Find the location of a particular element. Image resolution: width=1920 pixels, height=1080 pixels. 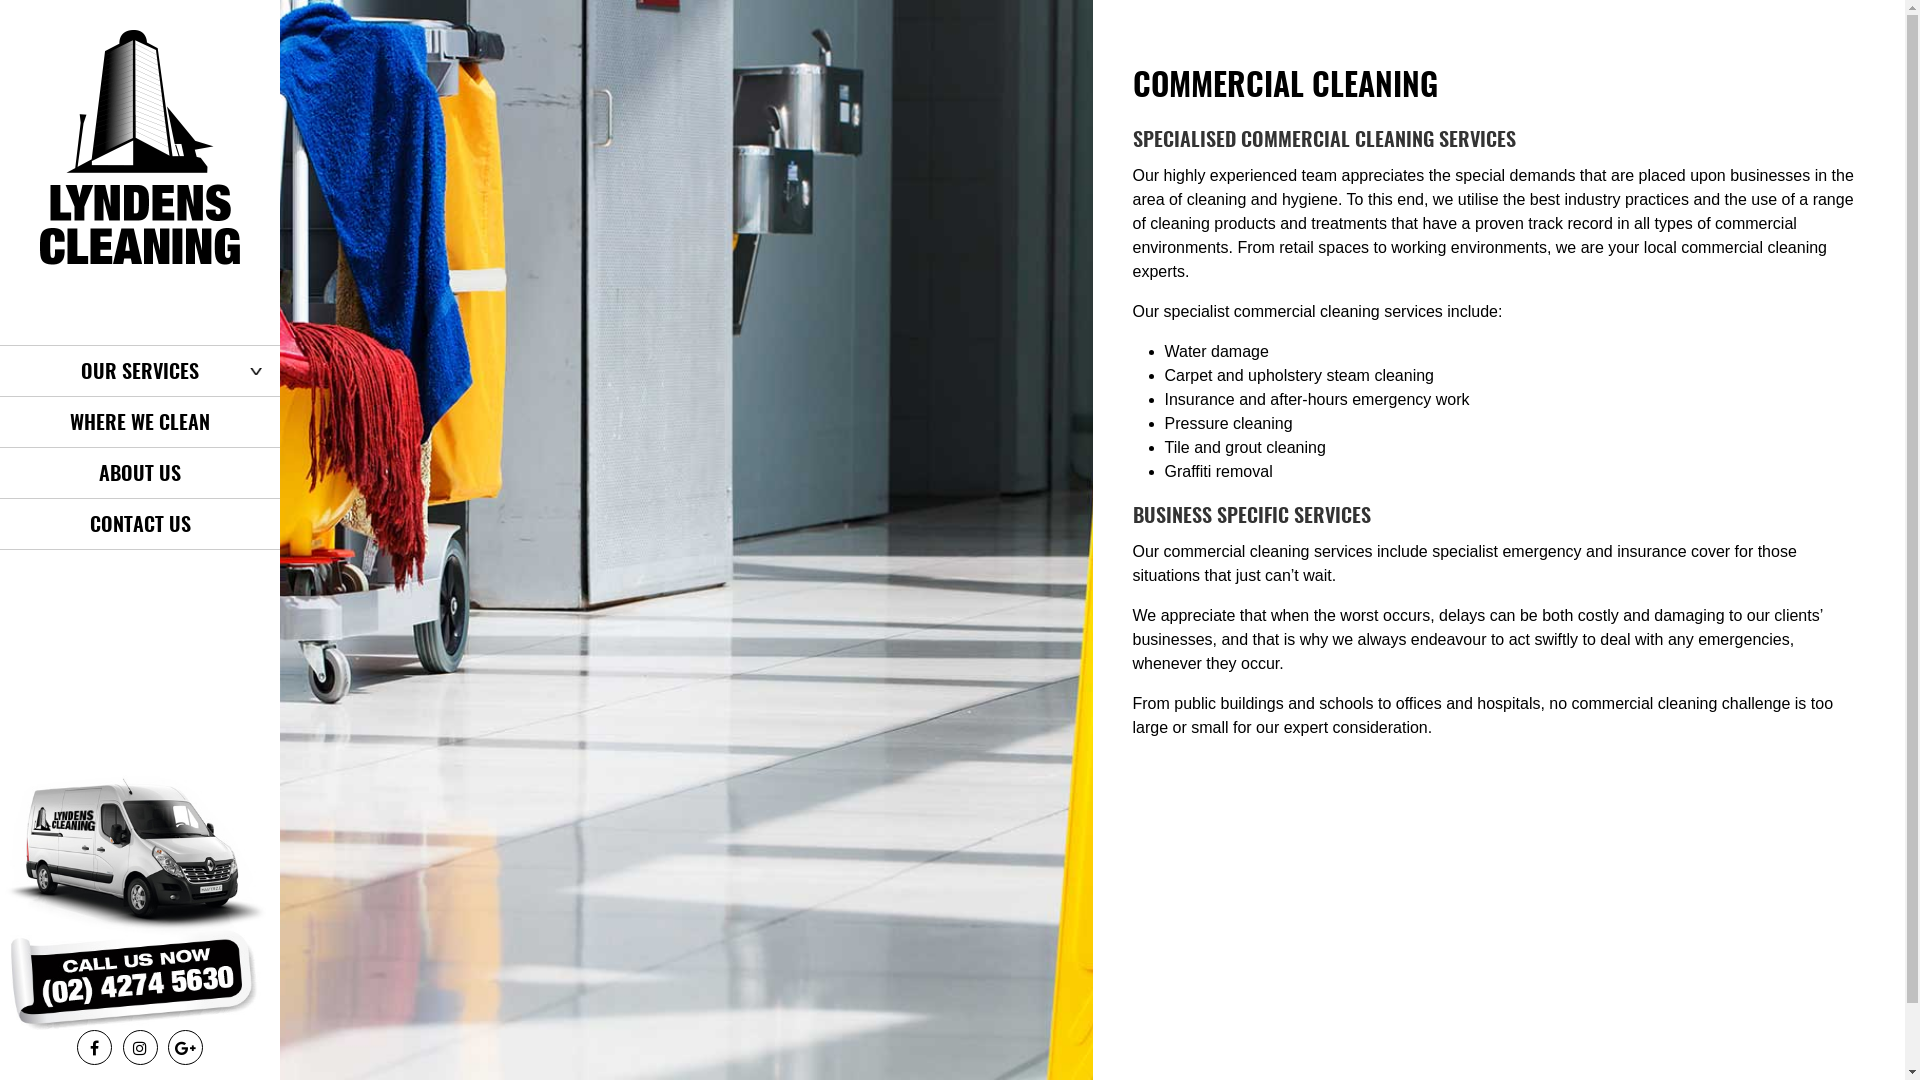

'ABOUT US' is located at coordinates (0, 473).